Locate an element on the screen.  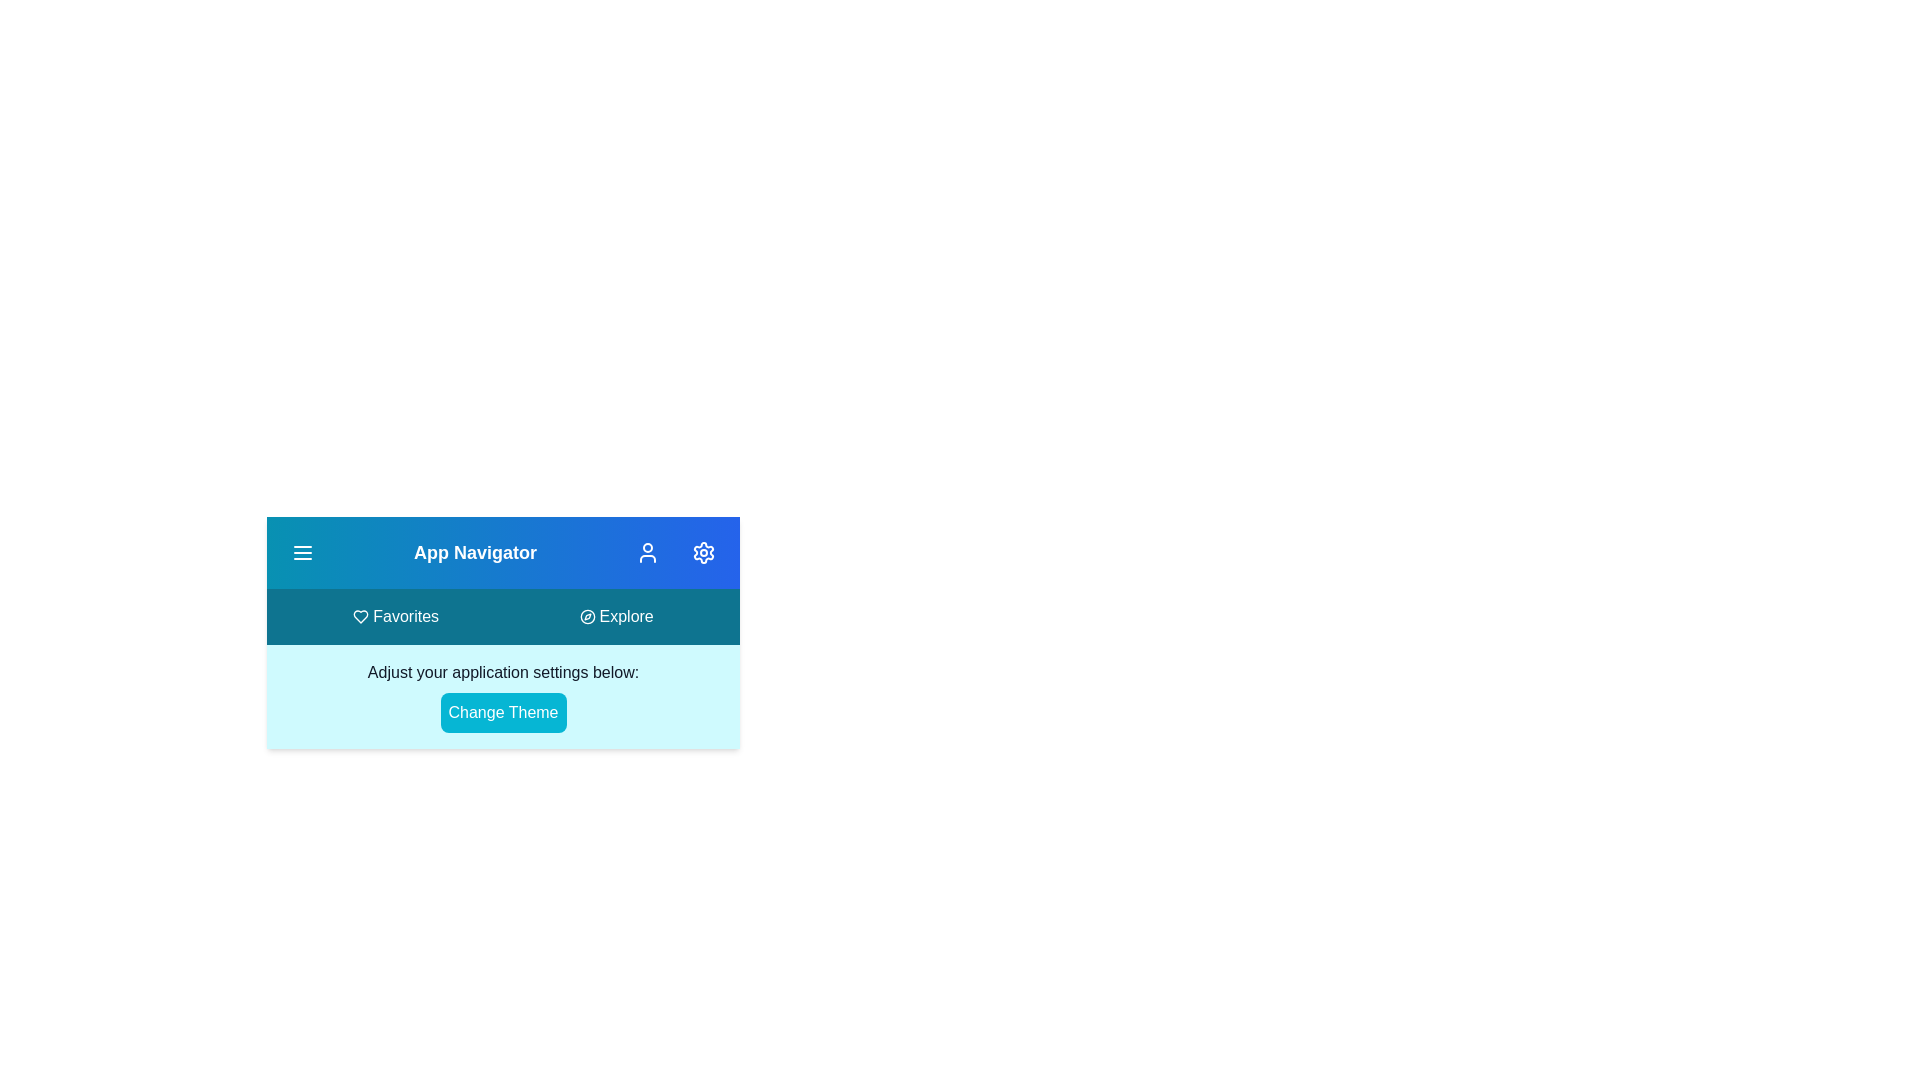
the menu icon, which consists of three parallel horizontal lines located in the top-left corner of the blue header bar adjacent to the 'App Navigator' text label is located at coordinates (301, 552).